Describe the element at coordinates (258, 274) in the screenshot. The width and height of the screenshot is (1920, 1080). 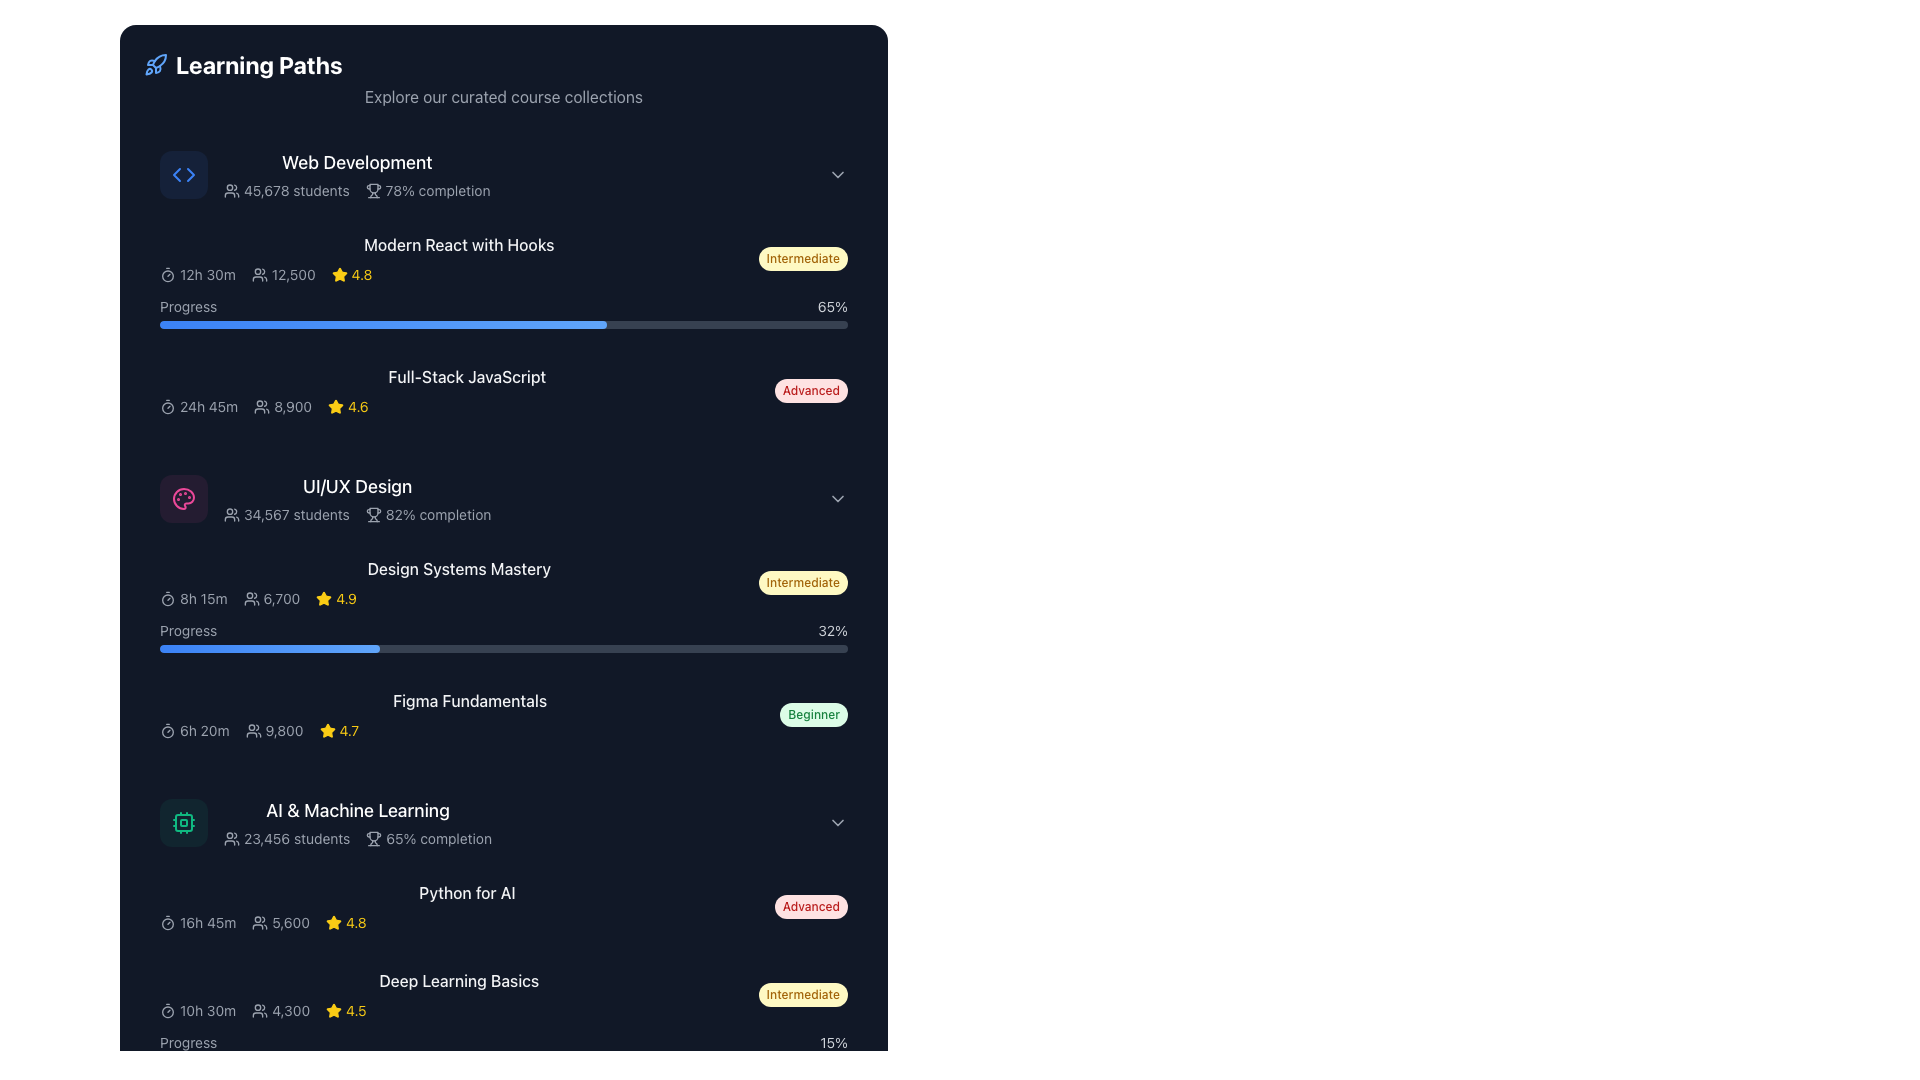
I see `the icon representing two stylized silhouettes indicating a group or multiple users, located to the left of the text '12,500' in the 'Web Development' course entry` at that location.